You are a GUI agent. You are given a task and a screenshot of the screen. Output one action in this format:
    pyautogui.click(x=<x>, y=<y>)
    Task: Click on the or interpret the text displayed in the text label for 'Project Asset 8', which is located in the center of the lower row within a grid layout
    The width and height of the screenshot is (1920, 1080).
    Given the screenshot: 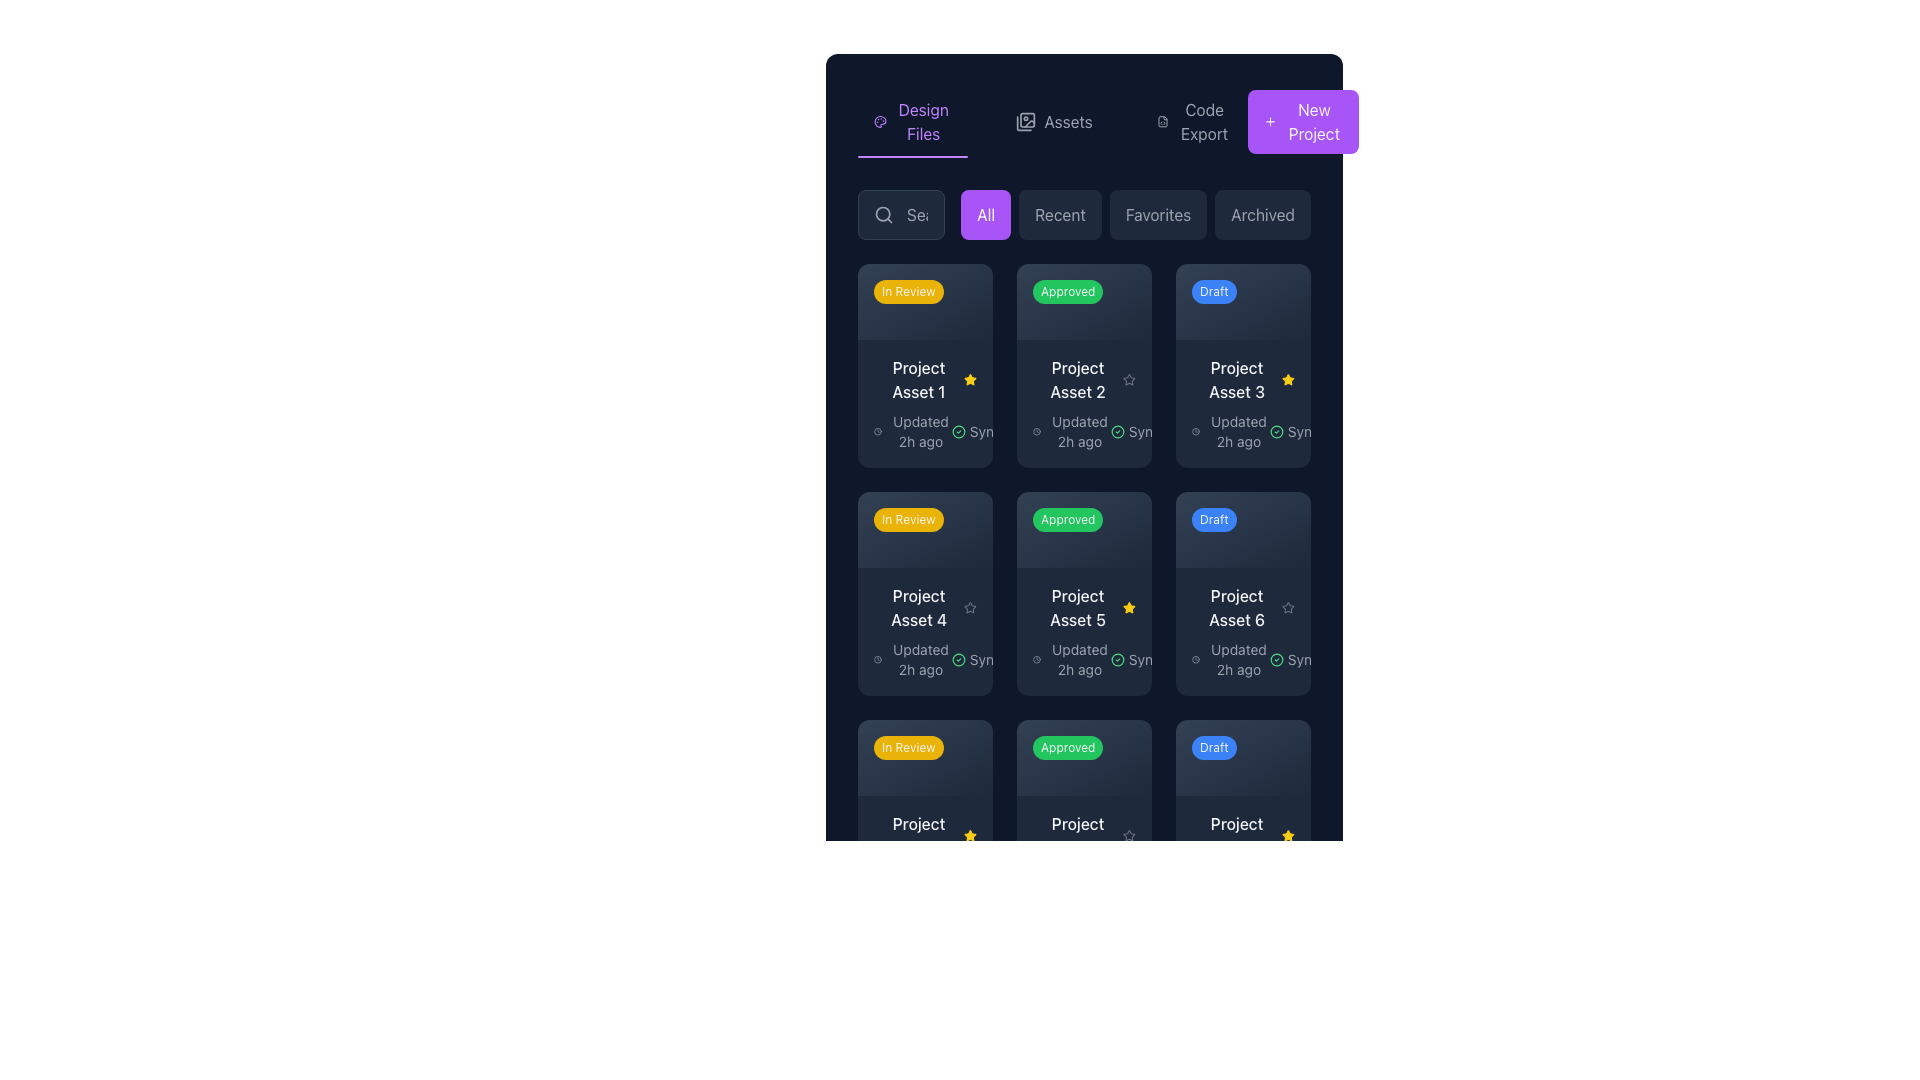 What is the action you would take?
    pyautogui.click(x=1083, y=835)
    